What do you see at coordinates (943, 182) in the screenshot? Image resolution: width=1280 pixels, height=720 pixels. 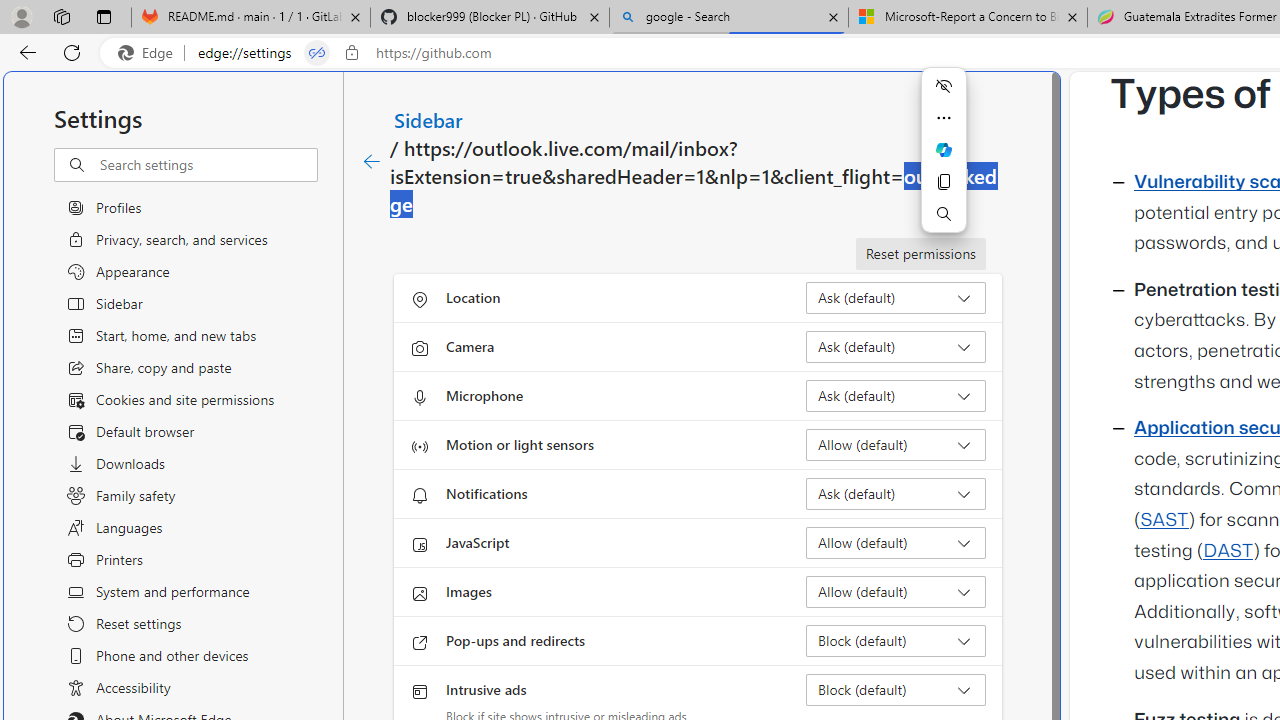 I see `'Copy'` at bounding box center [943, 182].